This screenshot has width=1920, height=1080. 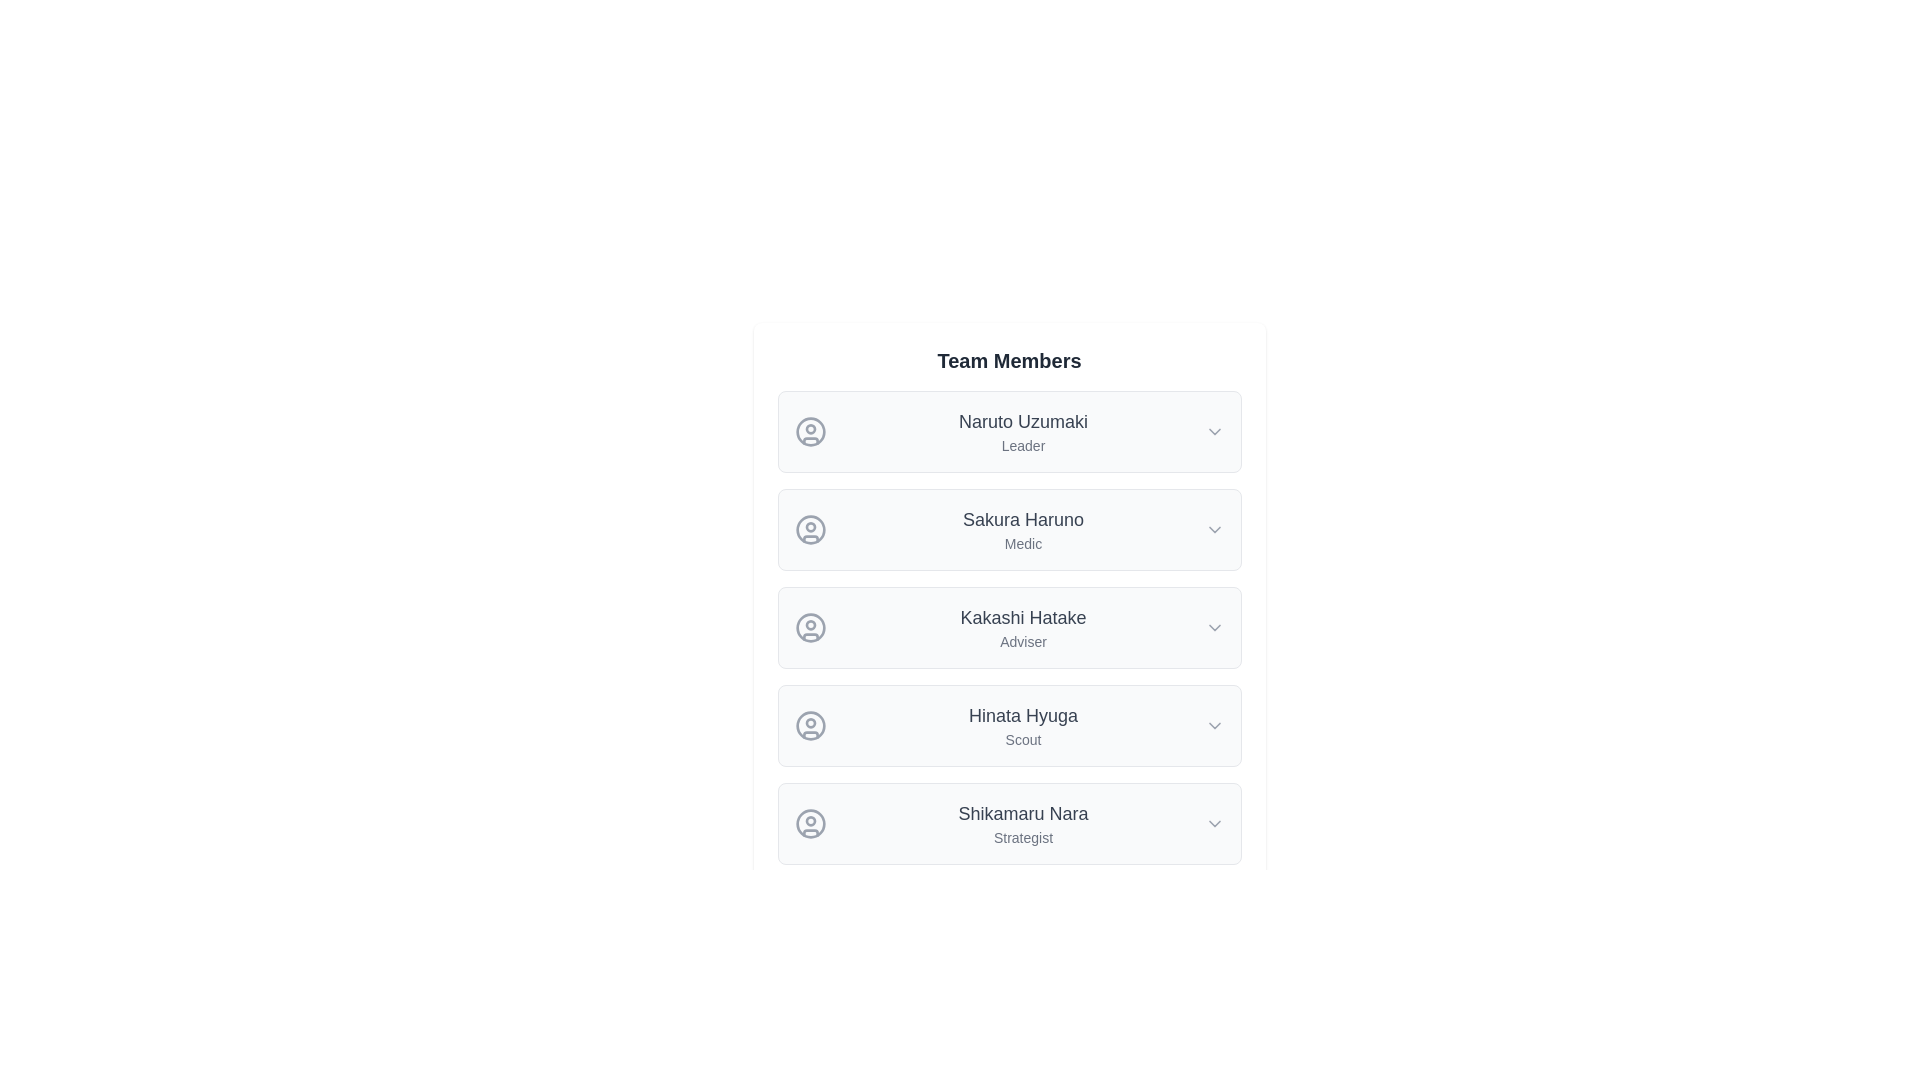 I want to click on the Avatar Icon representing the user, so click(x=810, y=528).